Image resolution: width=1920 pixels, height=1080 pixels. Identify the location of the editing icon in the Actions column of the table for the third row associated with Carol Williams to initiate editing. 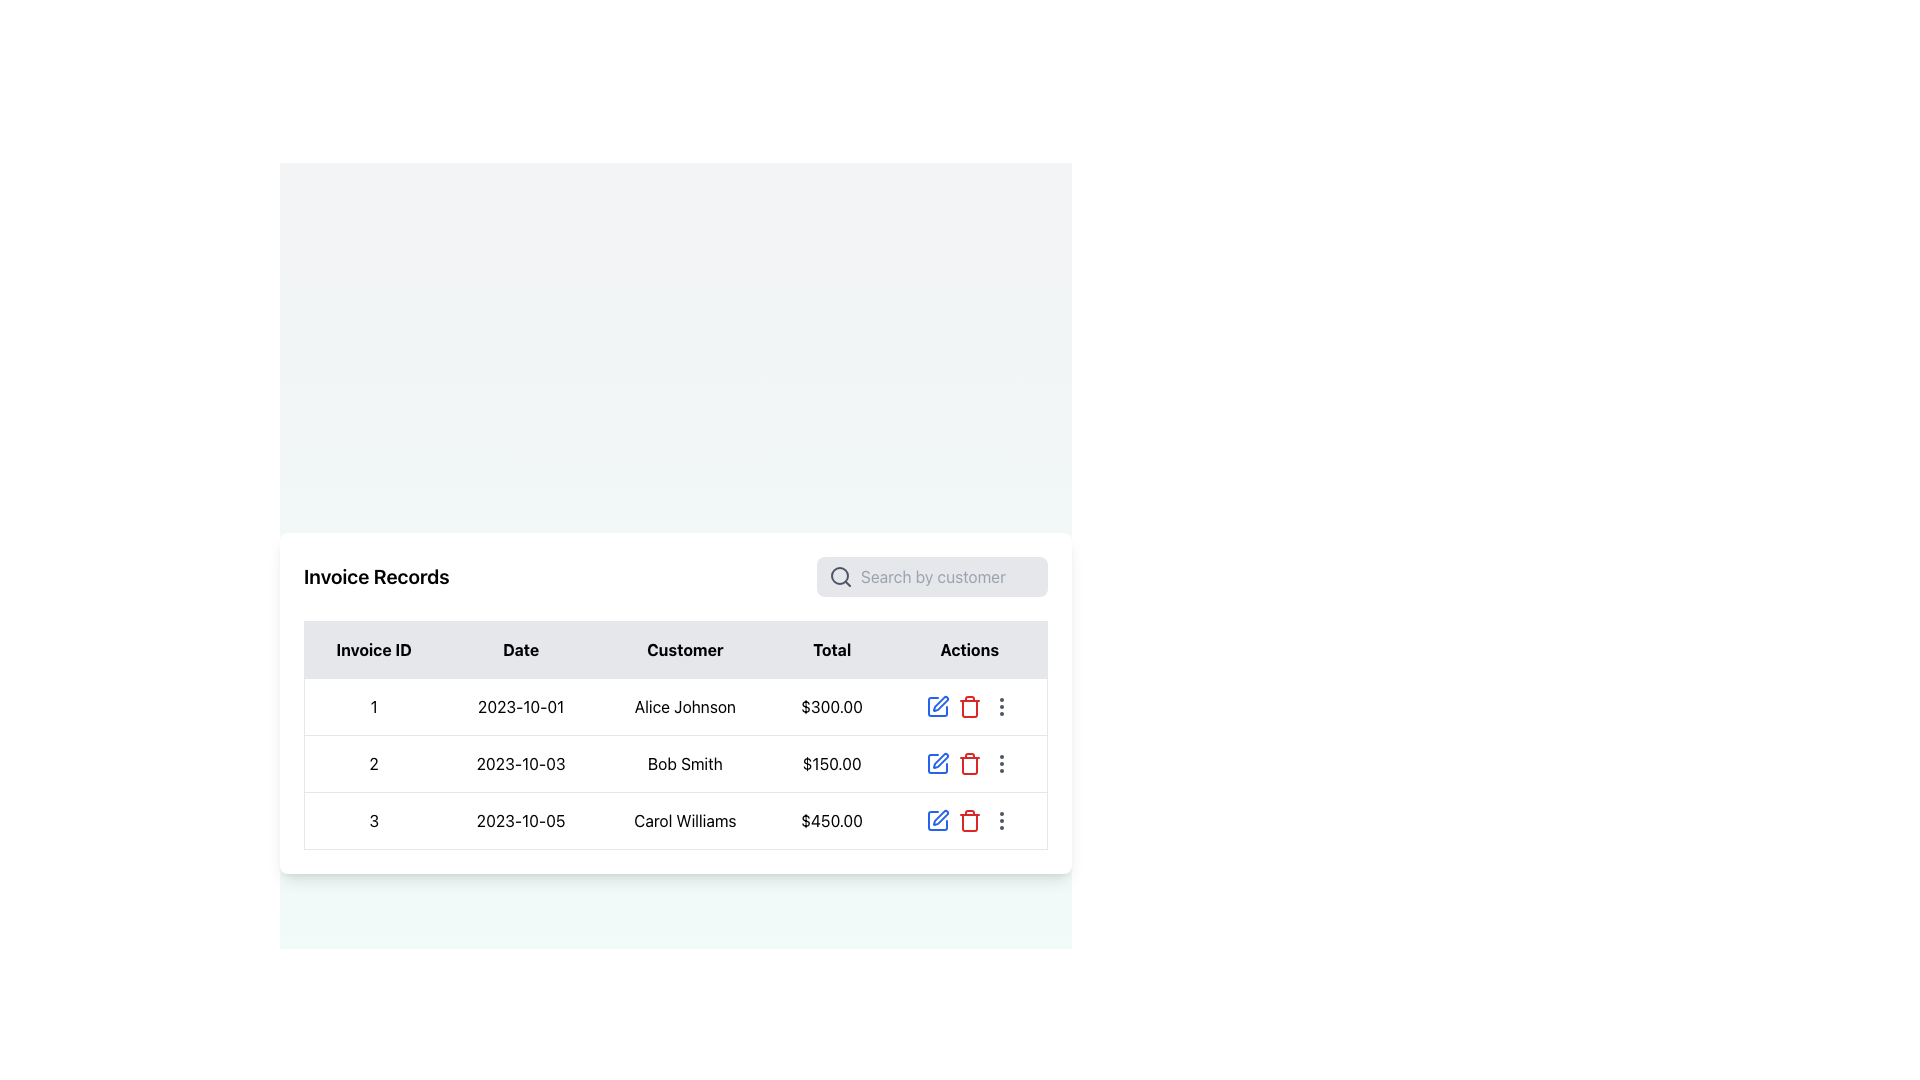
(936, 820).